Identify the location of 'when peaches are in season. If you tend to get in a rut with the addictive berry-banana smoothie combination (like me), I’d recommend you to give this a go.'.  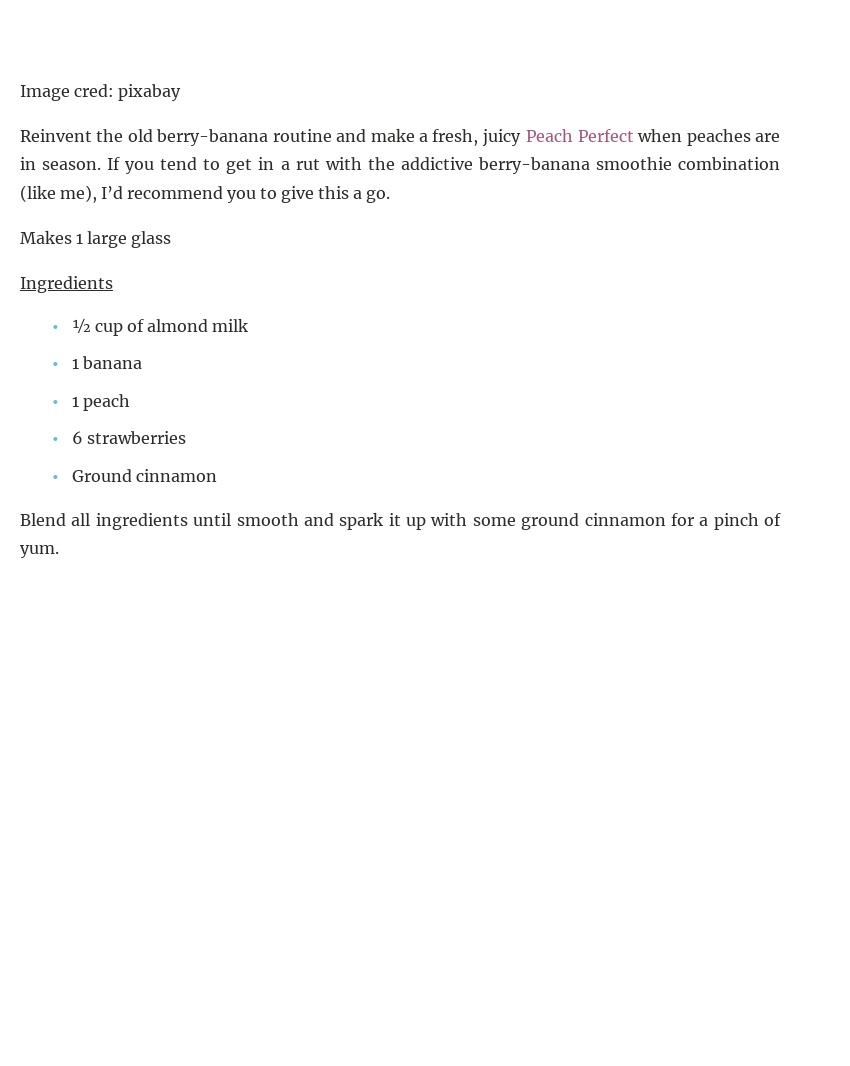
(400, 162).